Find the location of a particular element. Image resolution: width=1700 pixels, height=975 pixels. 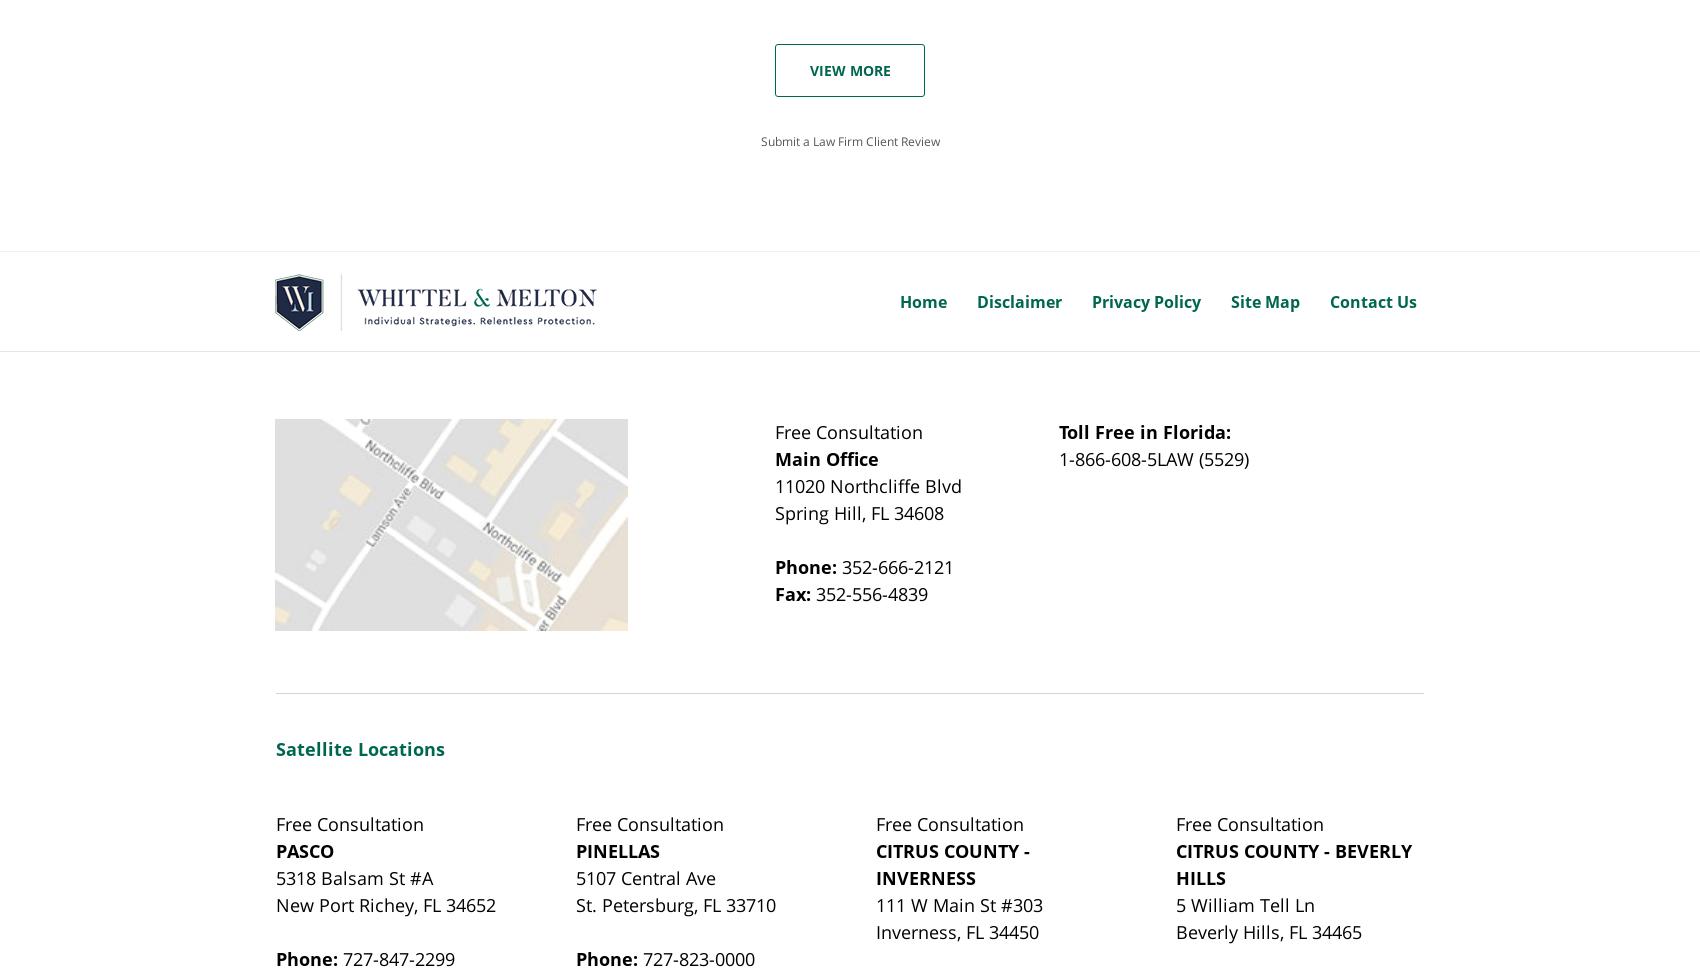

'Contact Us' is located at coordinates (1373, 300).